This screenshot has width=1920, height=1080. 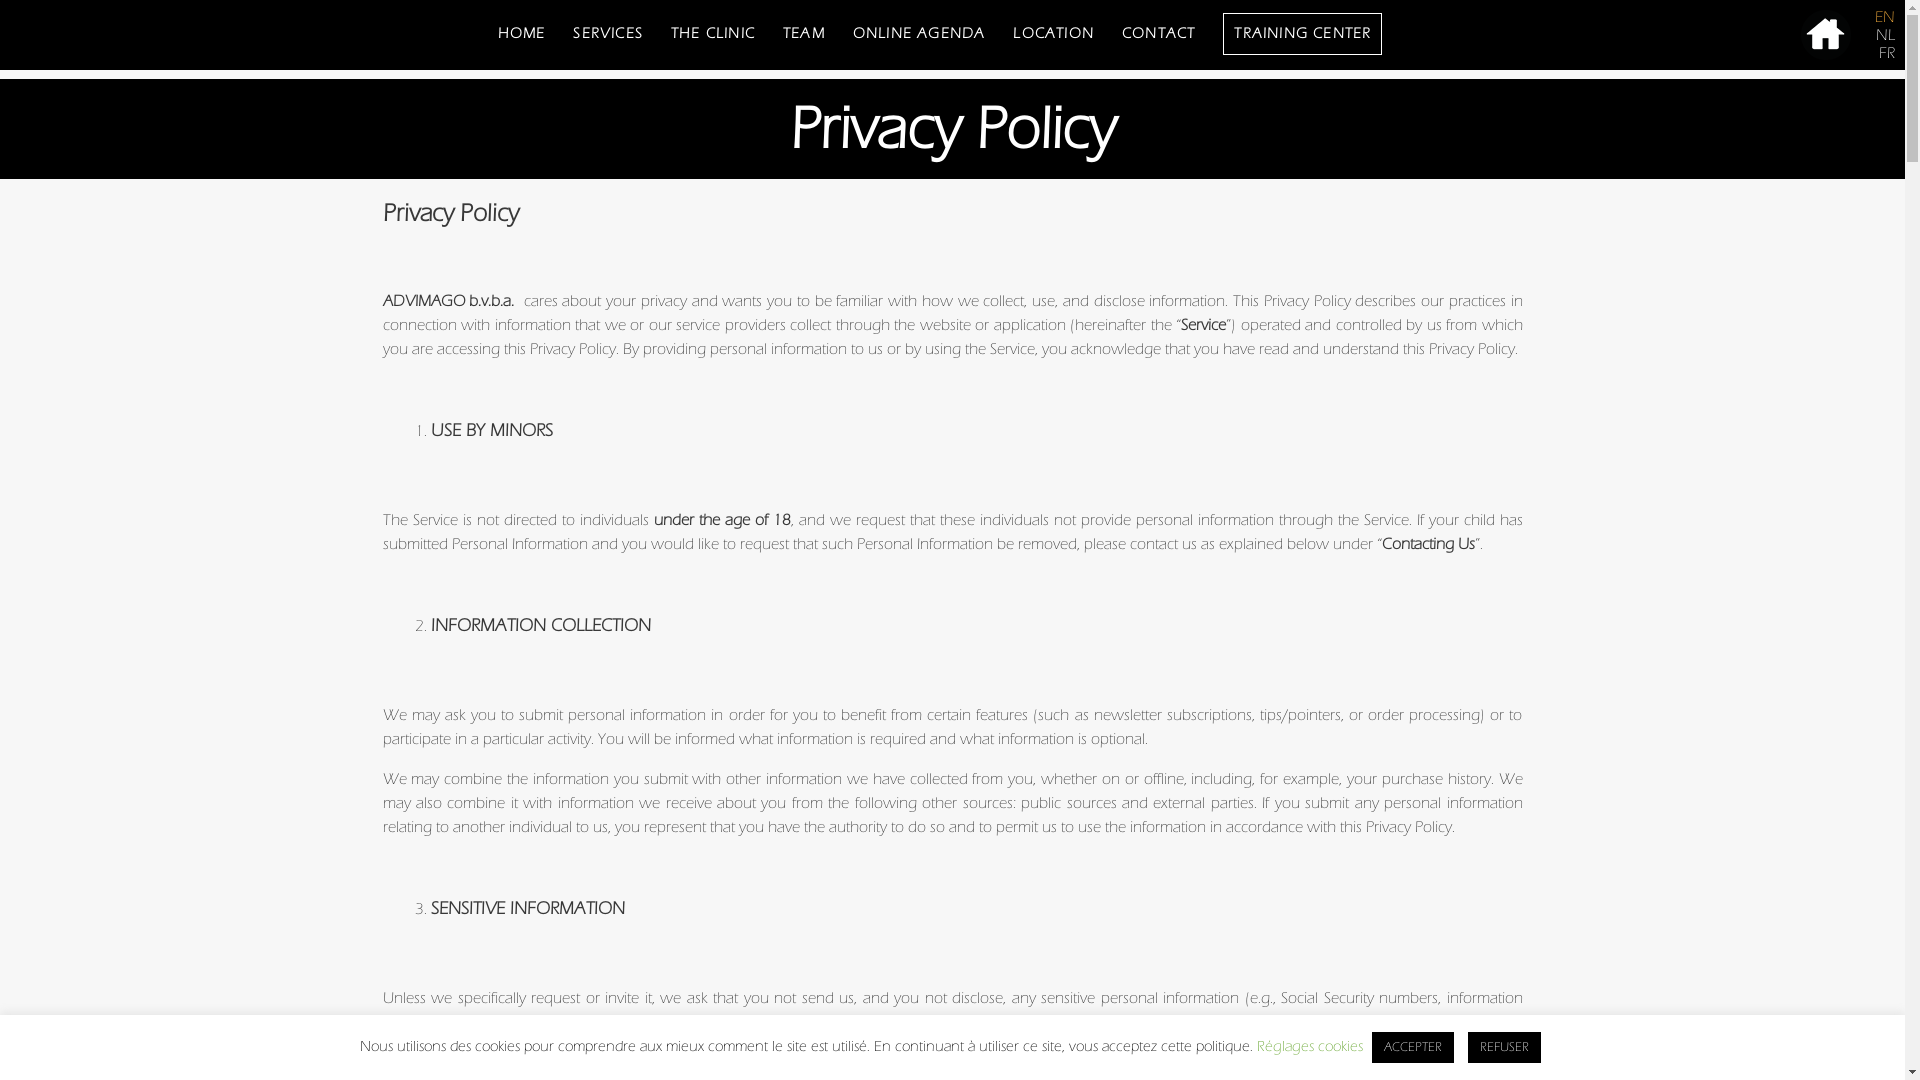 What do you see at coordinates (1411, 1046) in the screenshot?
I see `'ACCEPTER'` at bounding box center [1411, 1046].